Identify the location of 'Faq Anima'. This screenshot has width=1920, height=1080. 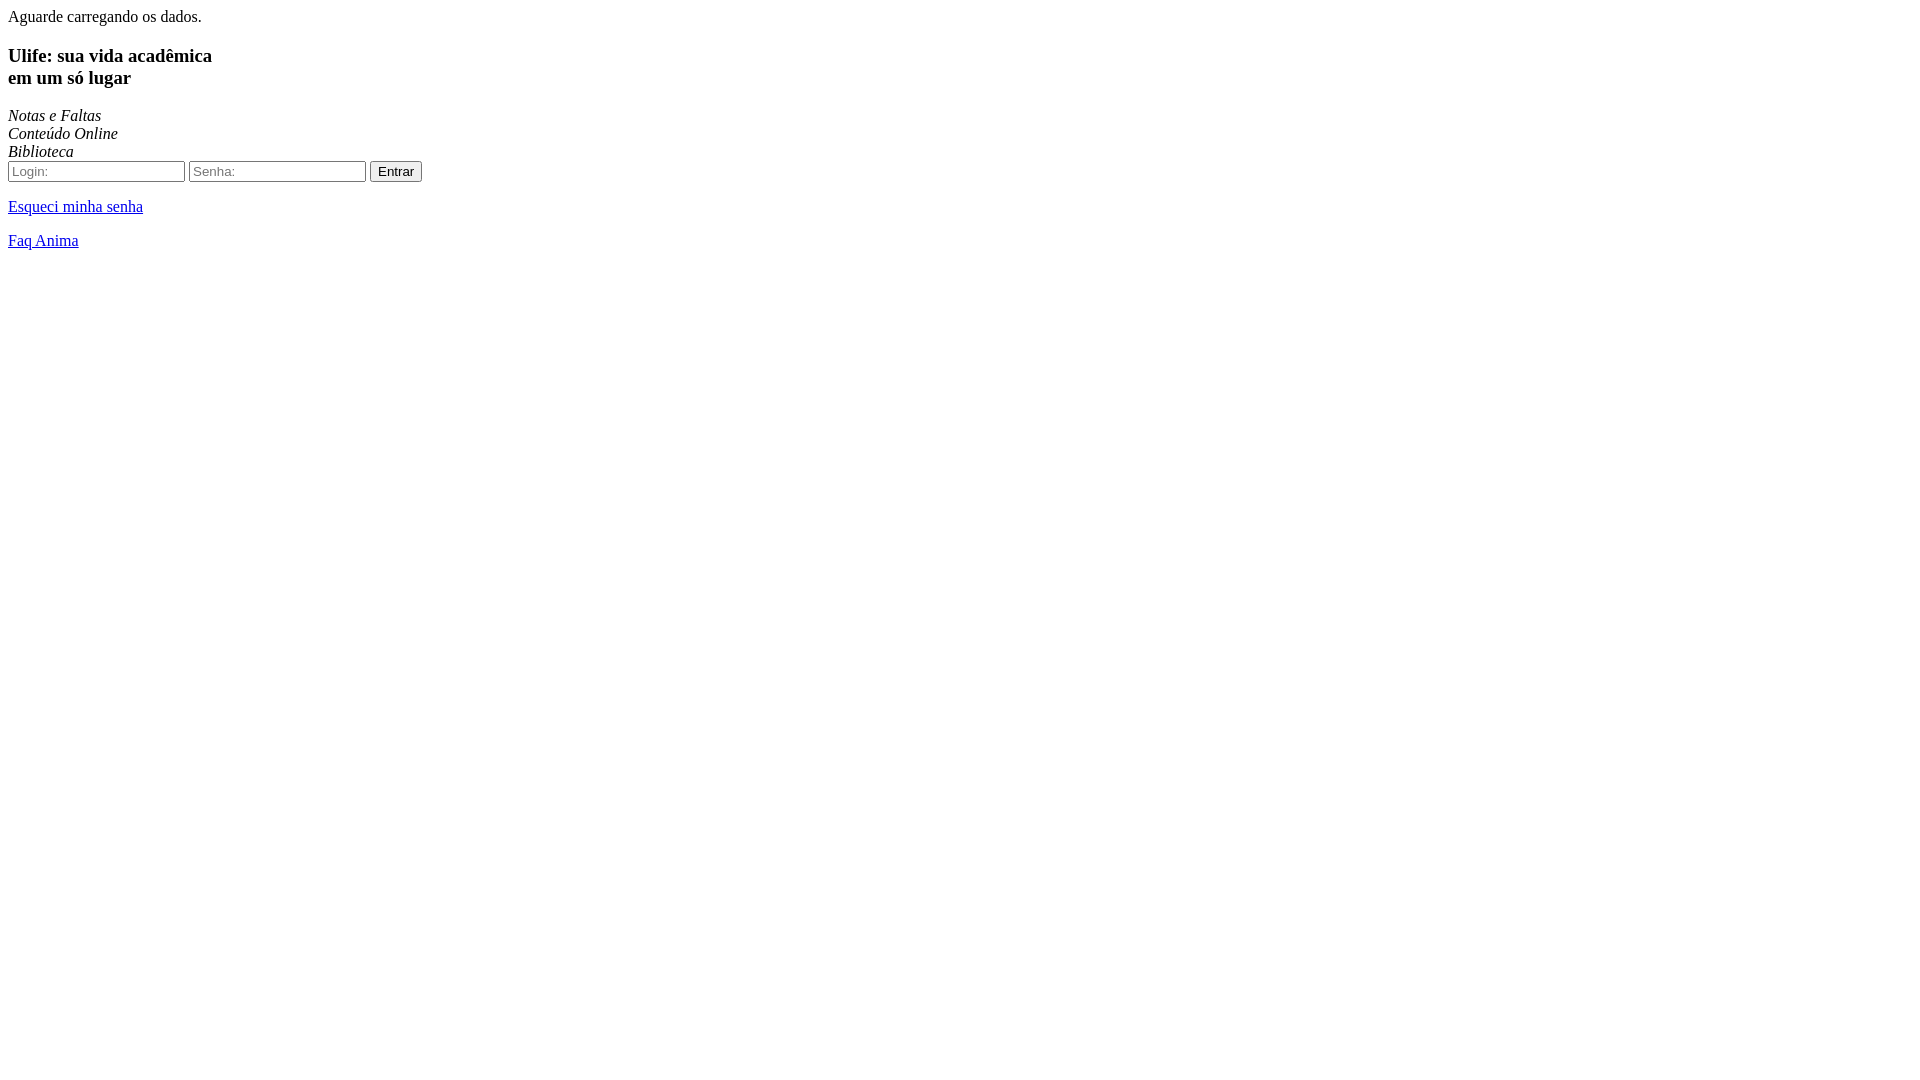
(8, 239).